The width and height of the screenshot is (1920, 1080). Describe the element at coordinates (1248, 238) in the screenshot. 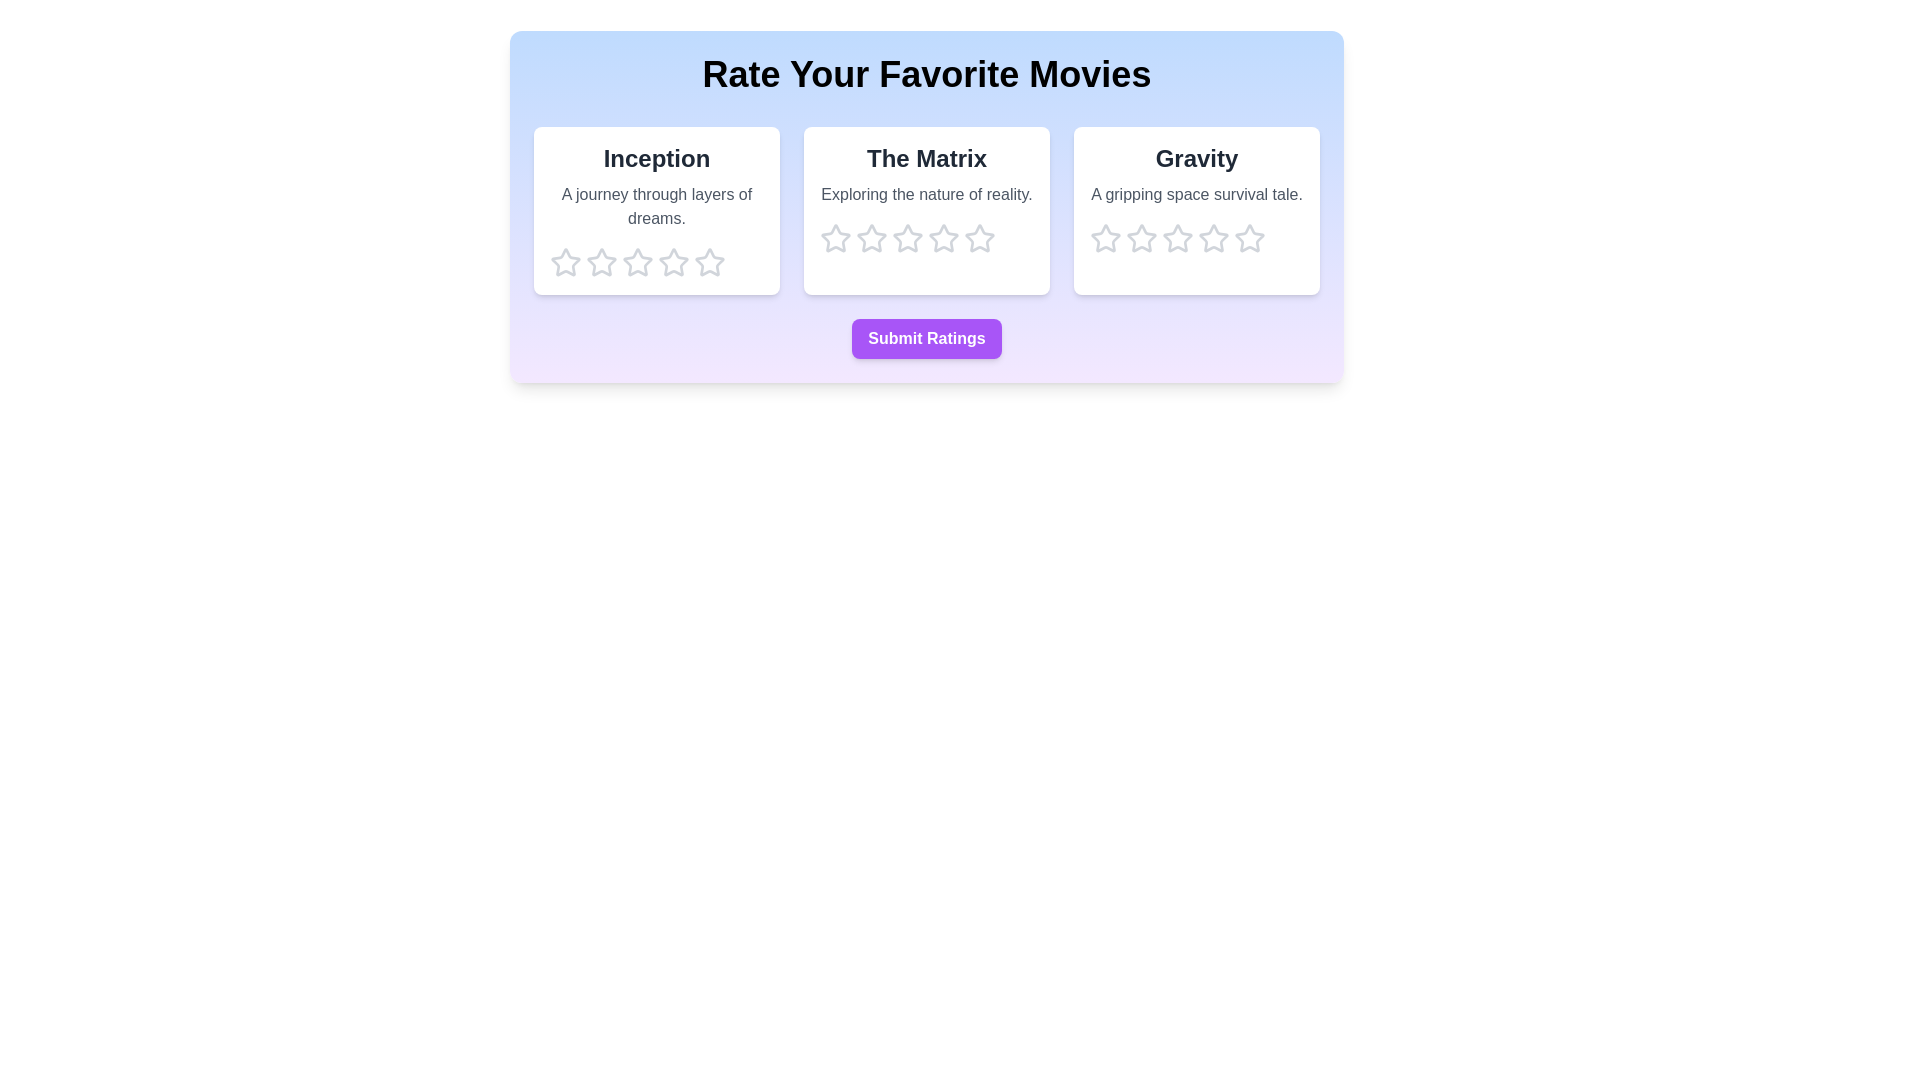

I see `the star corresponding to 5 for the movie Gravity` at that location.